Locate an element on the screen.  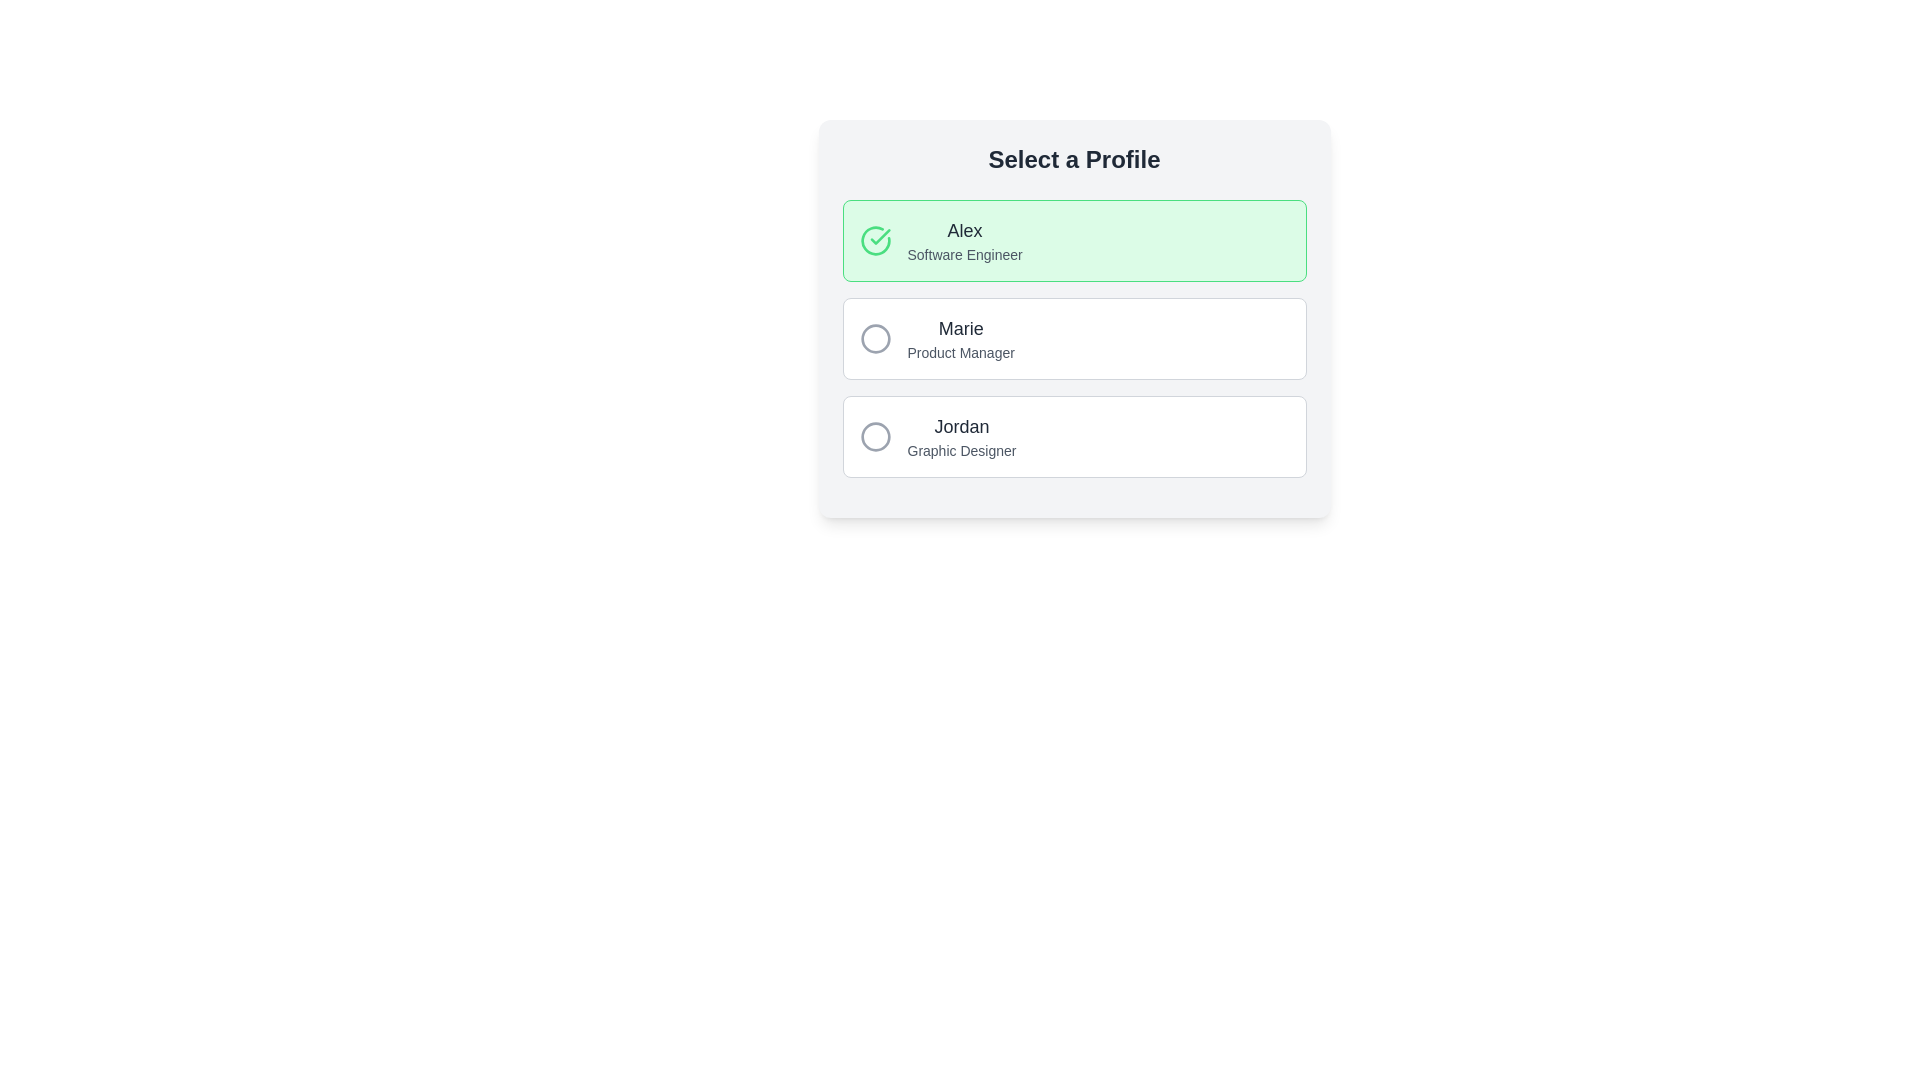
the prominent header 'Select a Profile' which is styled with a large font size and bold, dark-colored text, located at the top of the selection section is located at coordinates (1073, 158).